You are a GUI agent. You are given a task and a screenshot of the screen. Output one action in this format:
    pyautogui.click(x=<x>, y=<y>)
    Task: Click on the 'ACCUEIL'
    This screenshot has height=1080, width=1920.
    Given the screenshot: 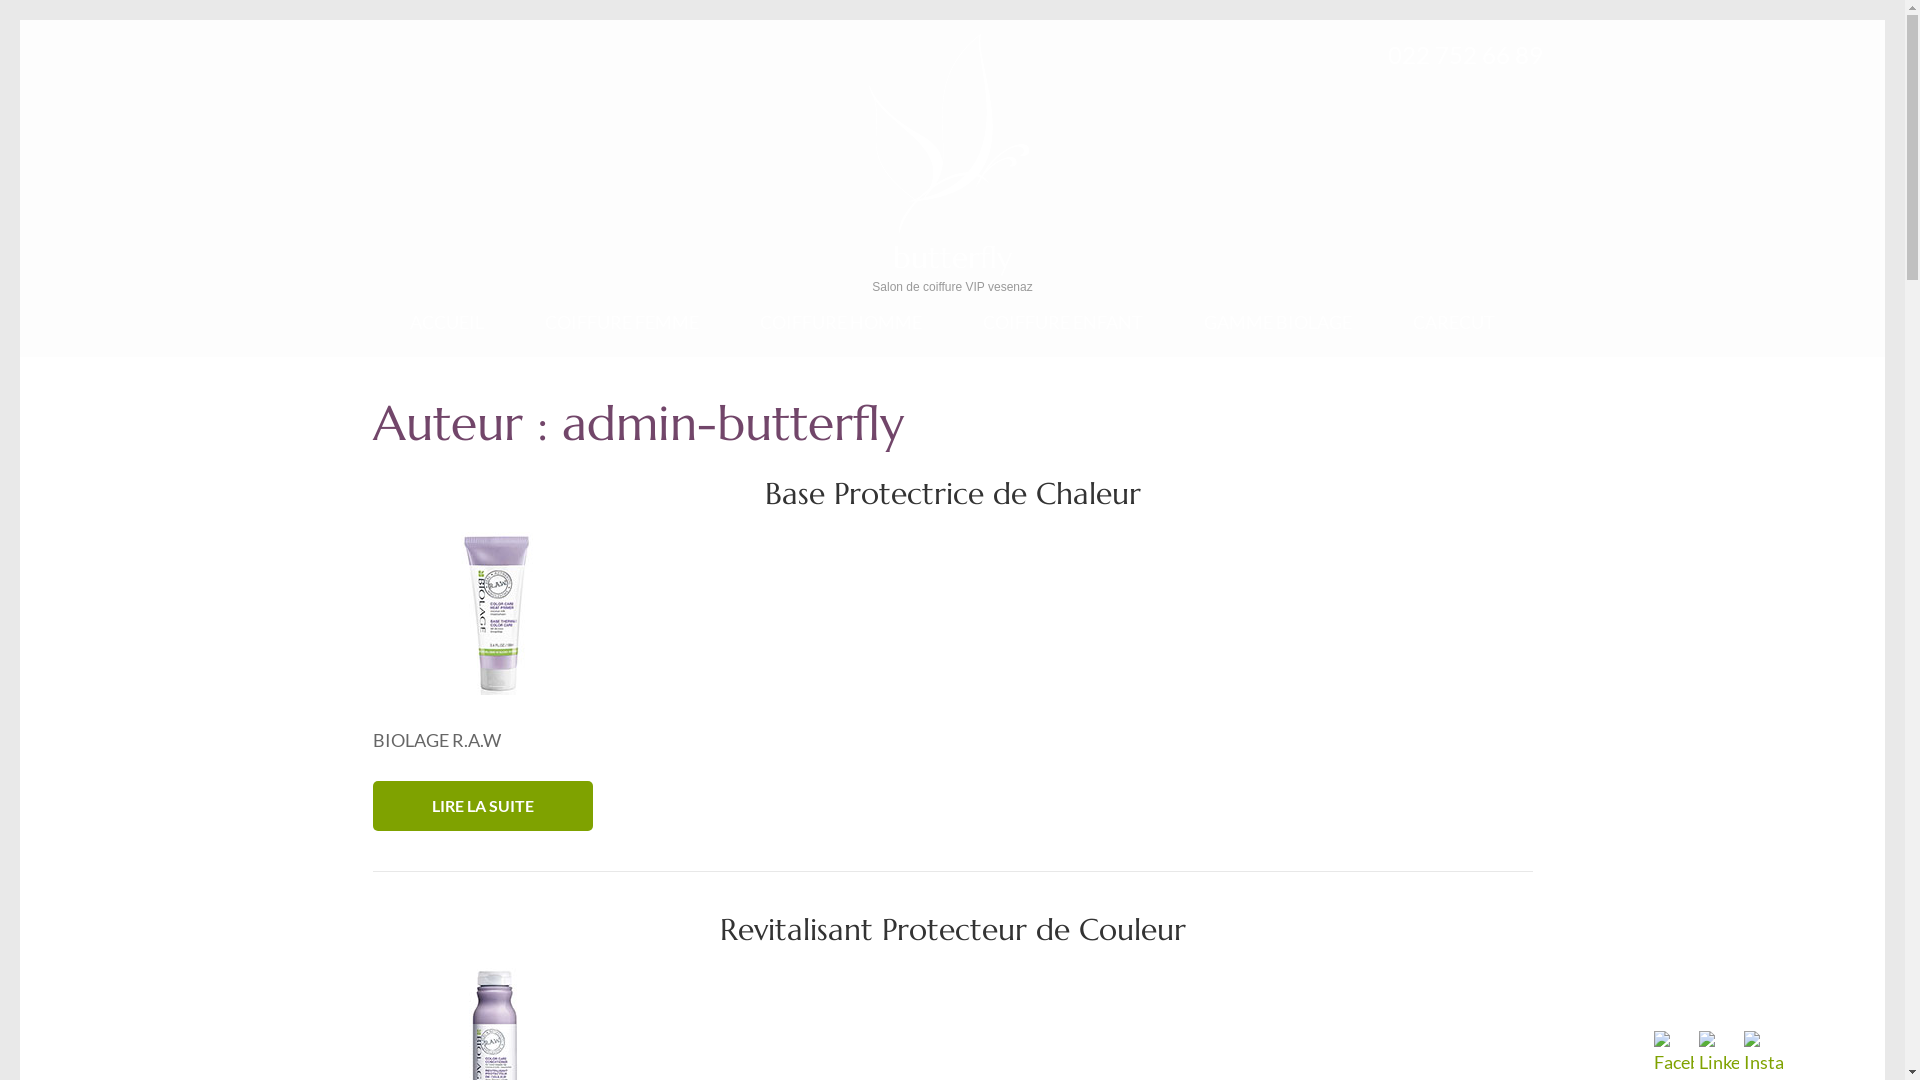 What is the action you would take?
    pyautogui.click(x=445, y=333)
    